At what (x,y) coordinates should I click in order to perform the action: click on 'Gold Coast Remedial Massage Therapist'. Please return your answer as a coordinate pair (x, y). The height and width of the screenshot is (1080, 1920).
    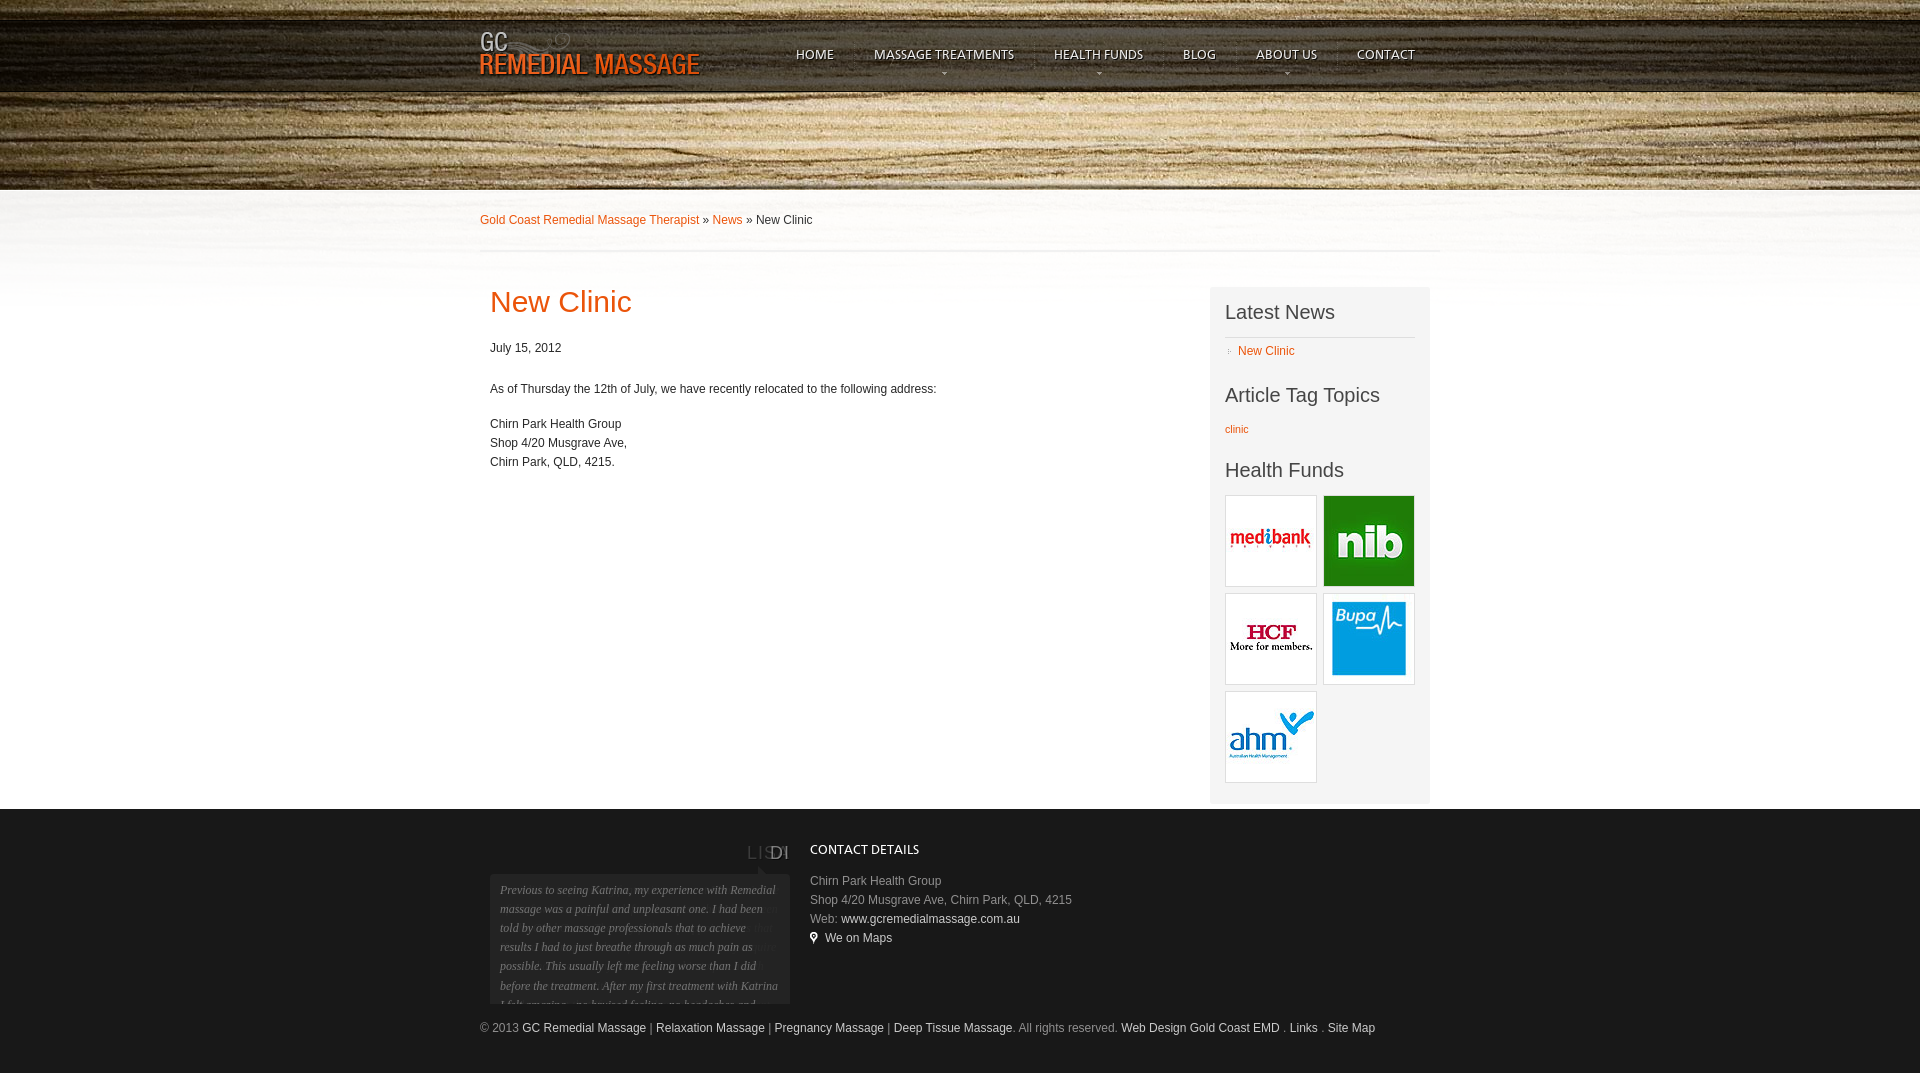
    Looking at the image, I should click on (588, 219).